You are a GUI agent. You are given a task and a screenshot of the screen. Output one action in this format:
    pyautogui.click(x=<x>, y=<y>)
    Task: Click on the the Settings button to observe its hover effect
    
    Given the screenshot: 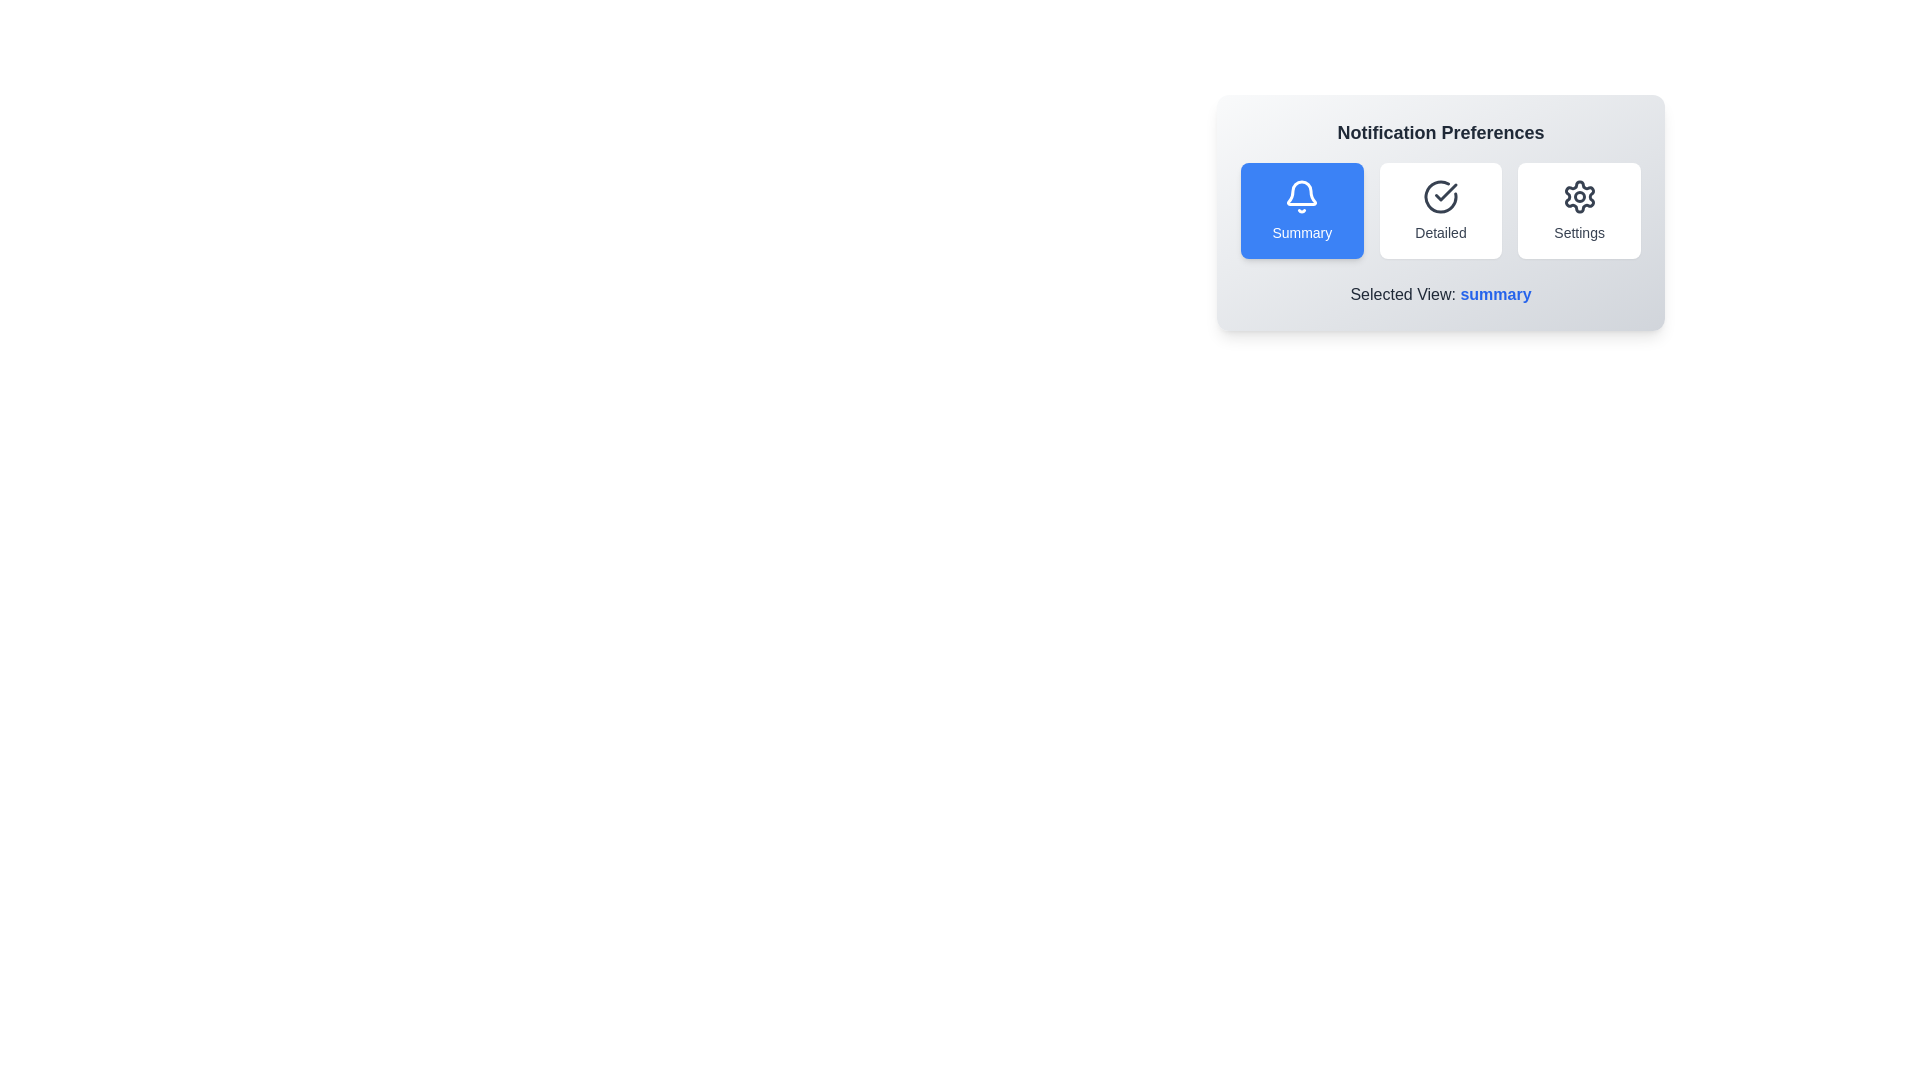 What is the action you would take?
    pyautogui.click(x=1578, y=211)
    